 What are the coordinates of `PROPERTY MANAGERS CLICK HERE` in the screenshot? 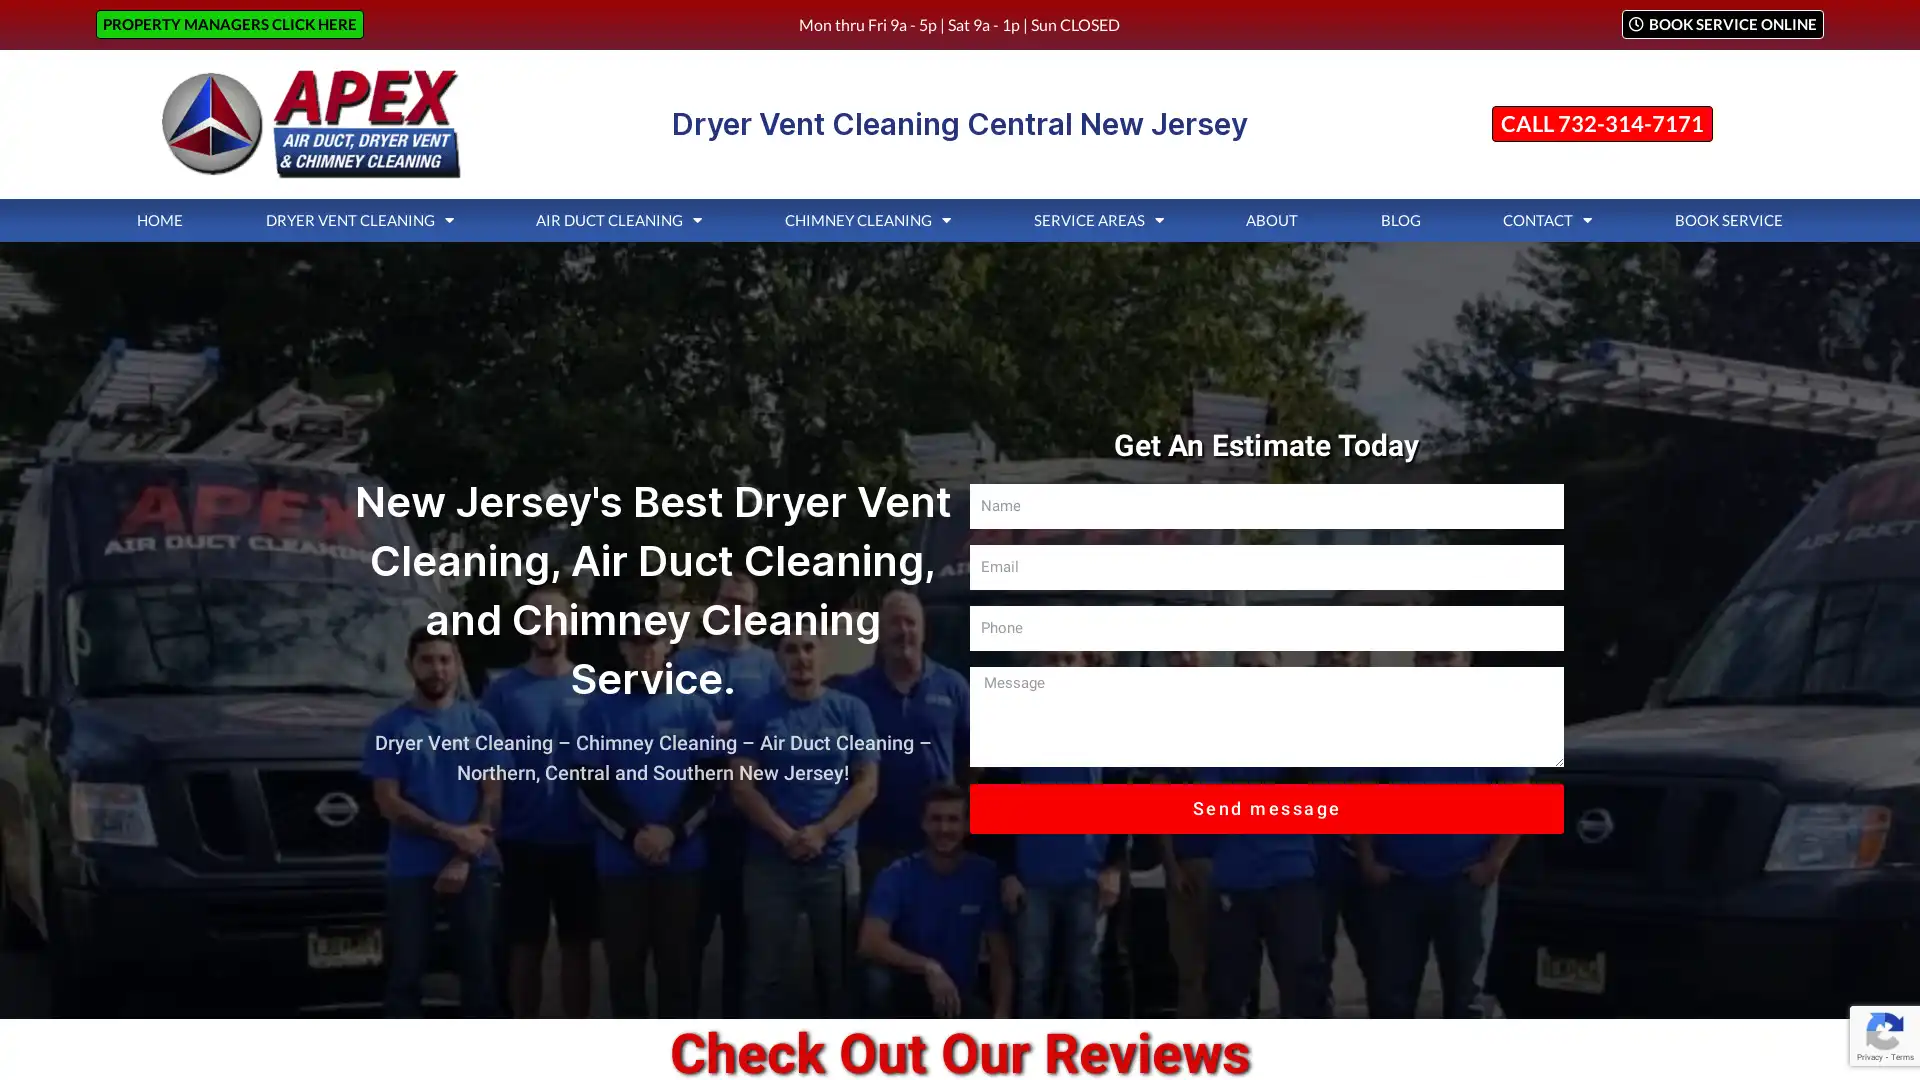 It's located at (230, 24).